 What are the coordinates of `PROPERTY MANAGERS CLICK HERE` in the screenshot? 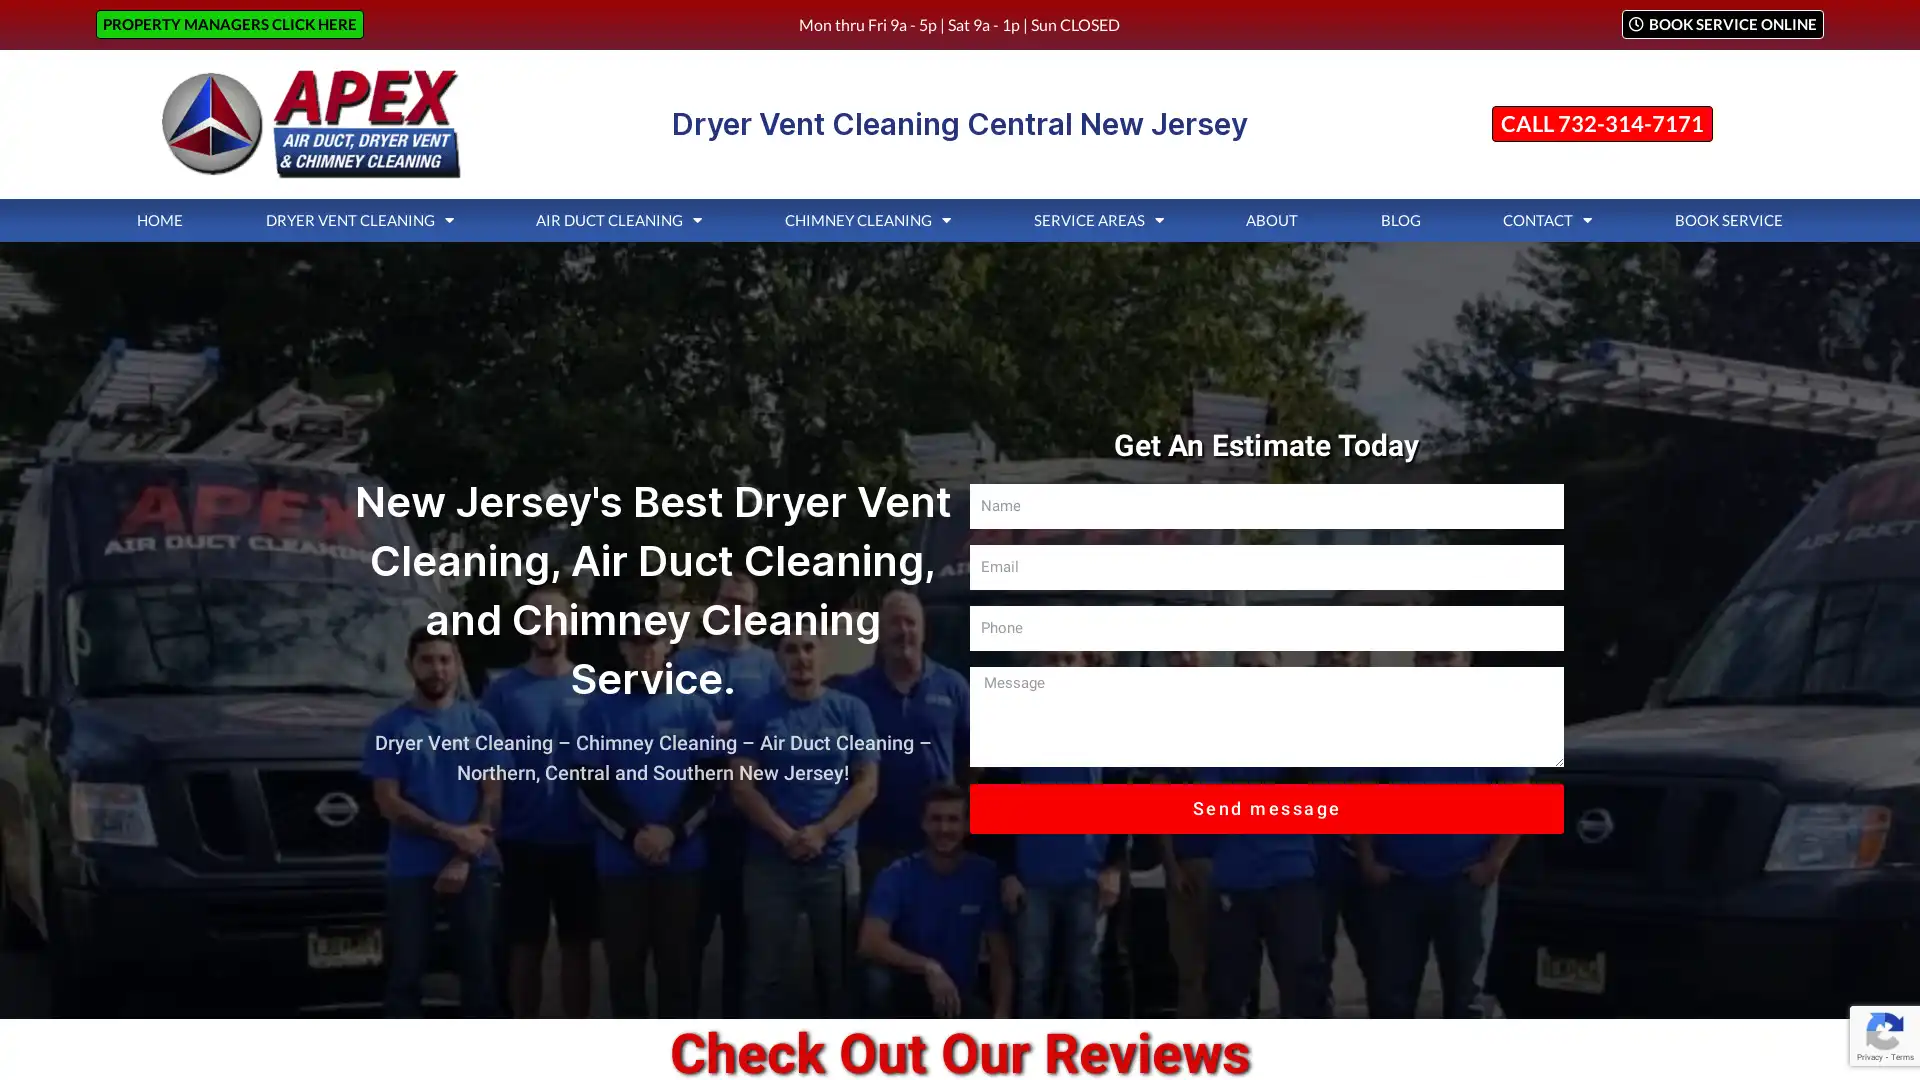 It's located at (230, 24).